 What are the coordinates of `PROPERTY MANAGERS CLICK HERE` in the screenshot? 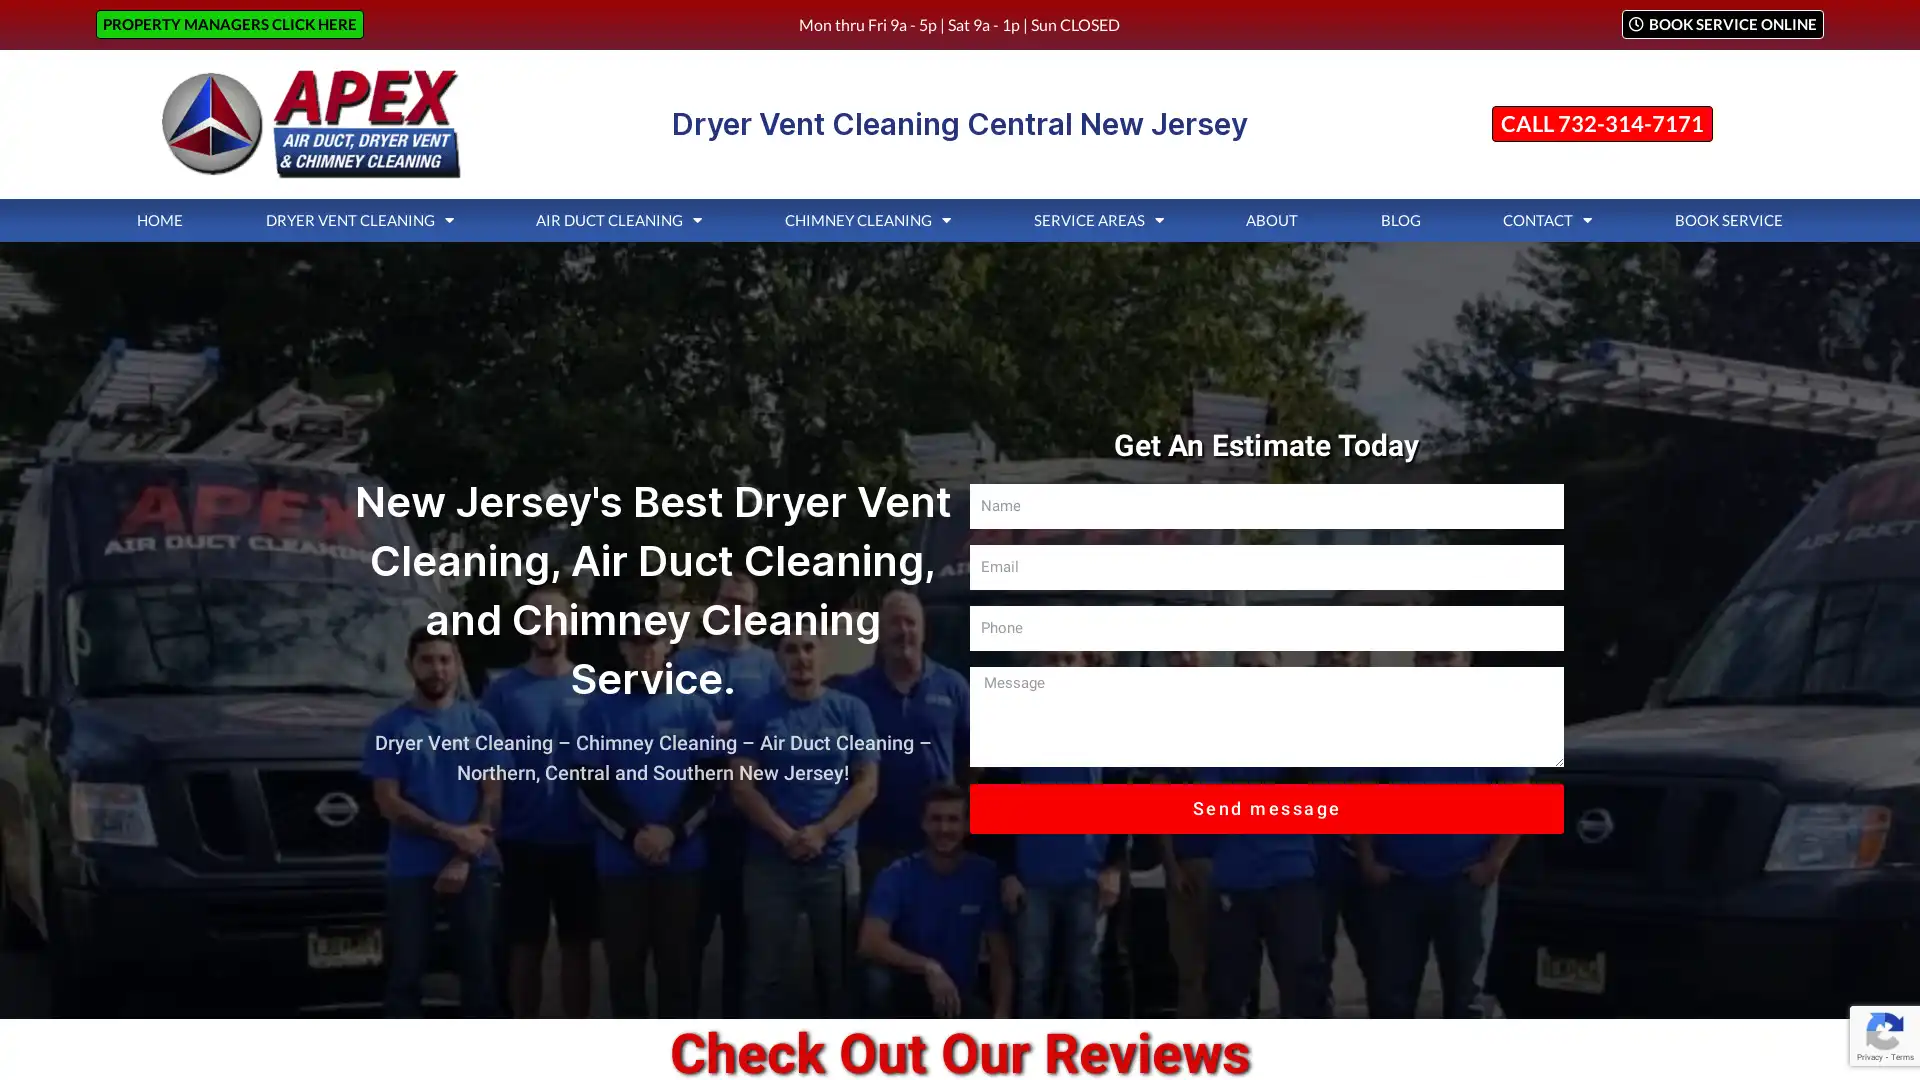 It's located at (230, 24).